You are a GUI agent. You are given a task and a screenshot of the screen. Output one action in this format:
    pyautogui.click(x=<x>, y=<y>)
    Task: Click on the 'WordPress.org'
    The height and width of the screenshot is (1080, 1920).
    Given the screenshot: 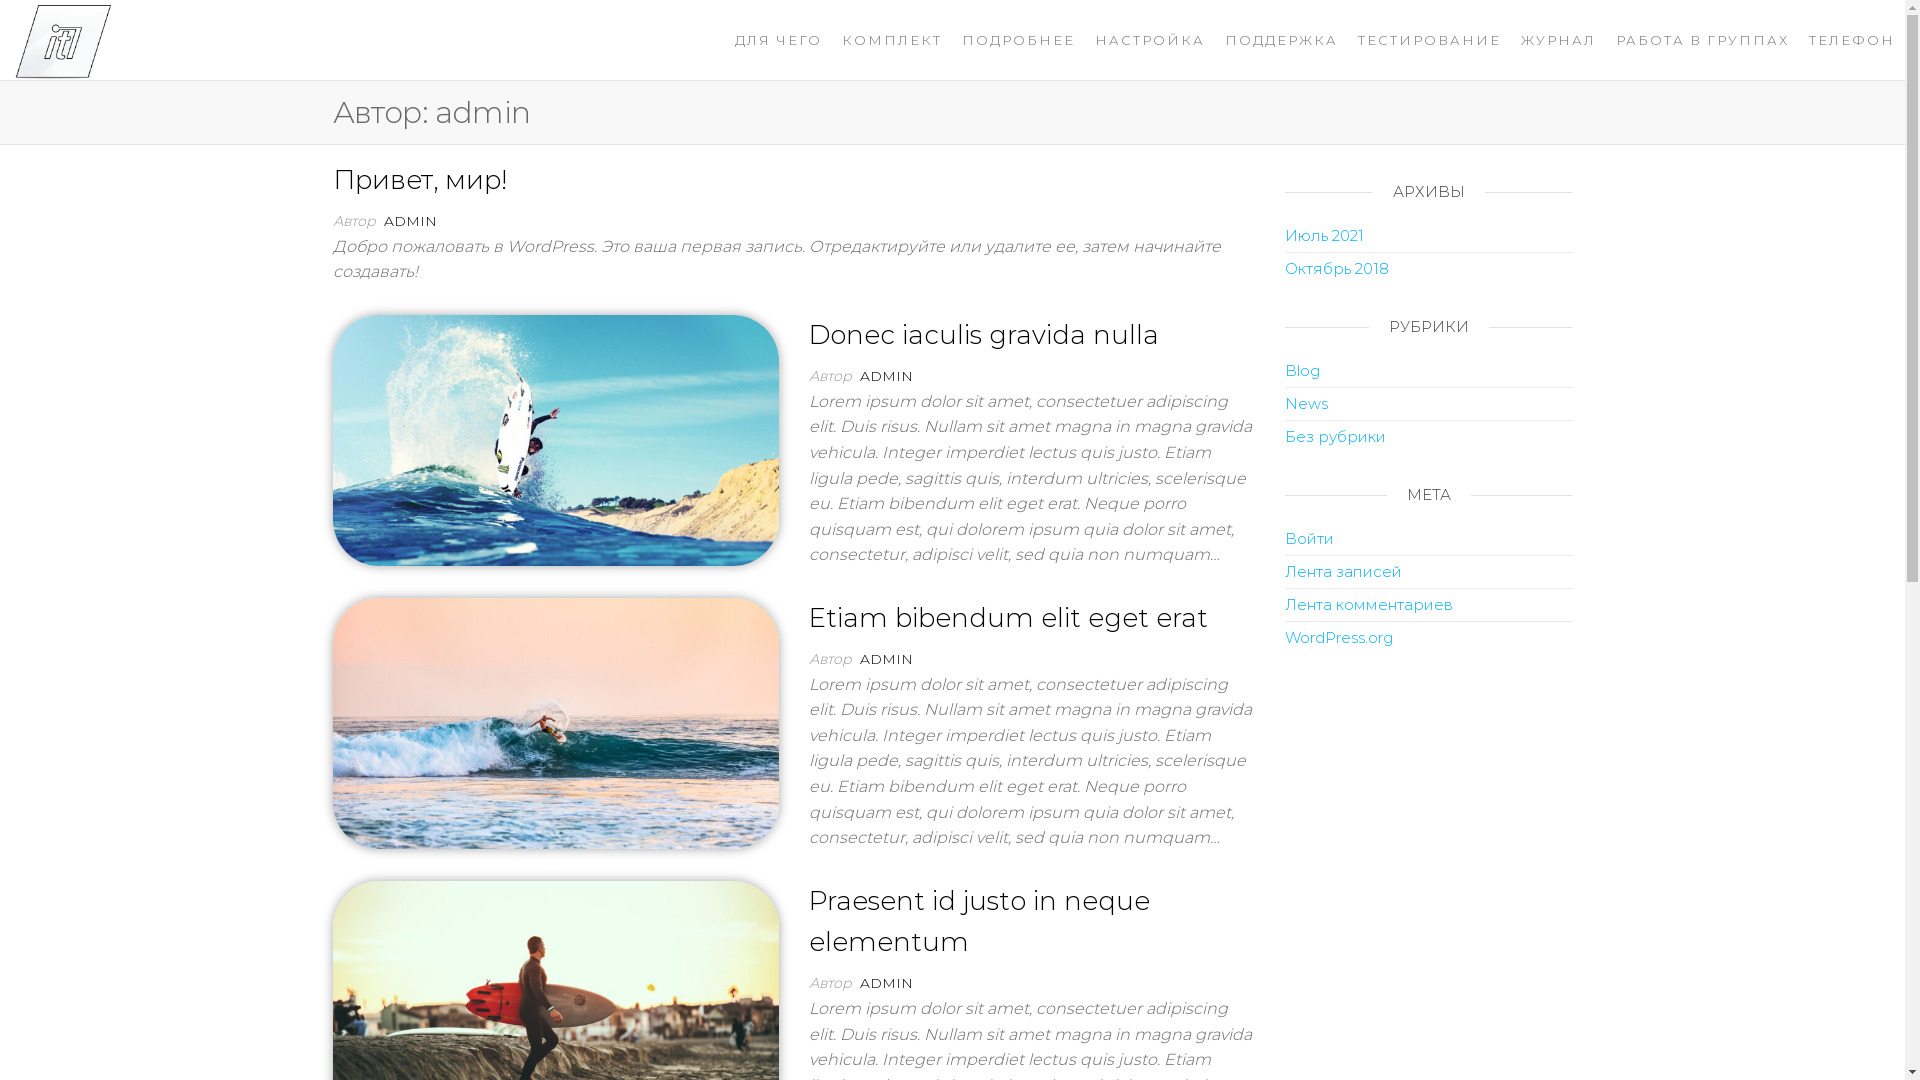 What is the action you would take?
    pyautogui.click(x=1339, y=637)
    